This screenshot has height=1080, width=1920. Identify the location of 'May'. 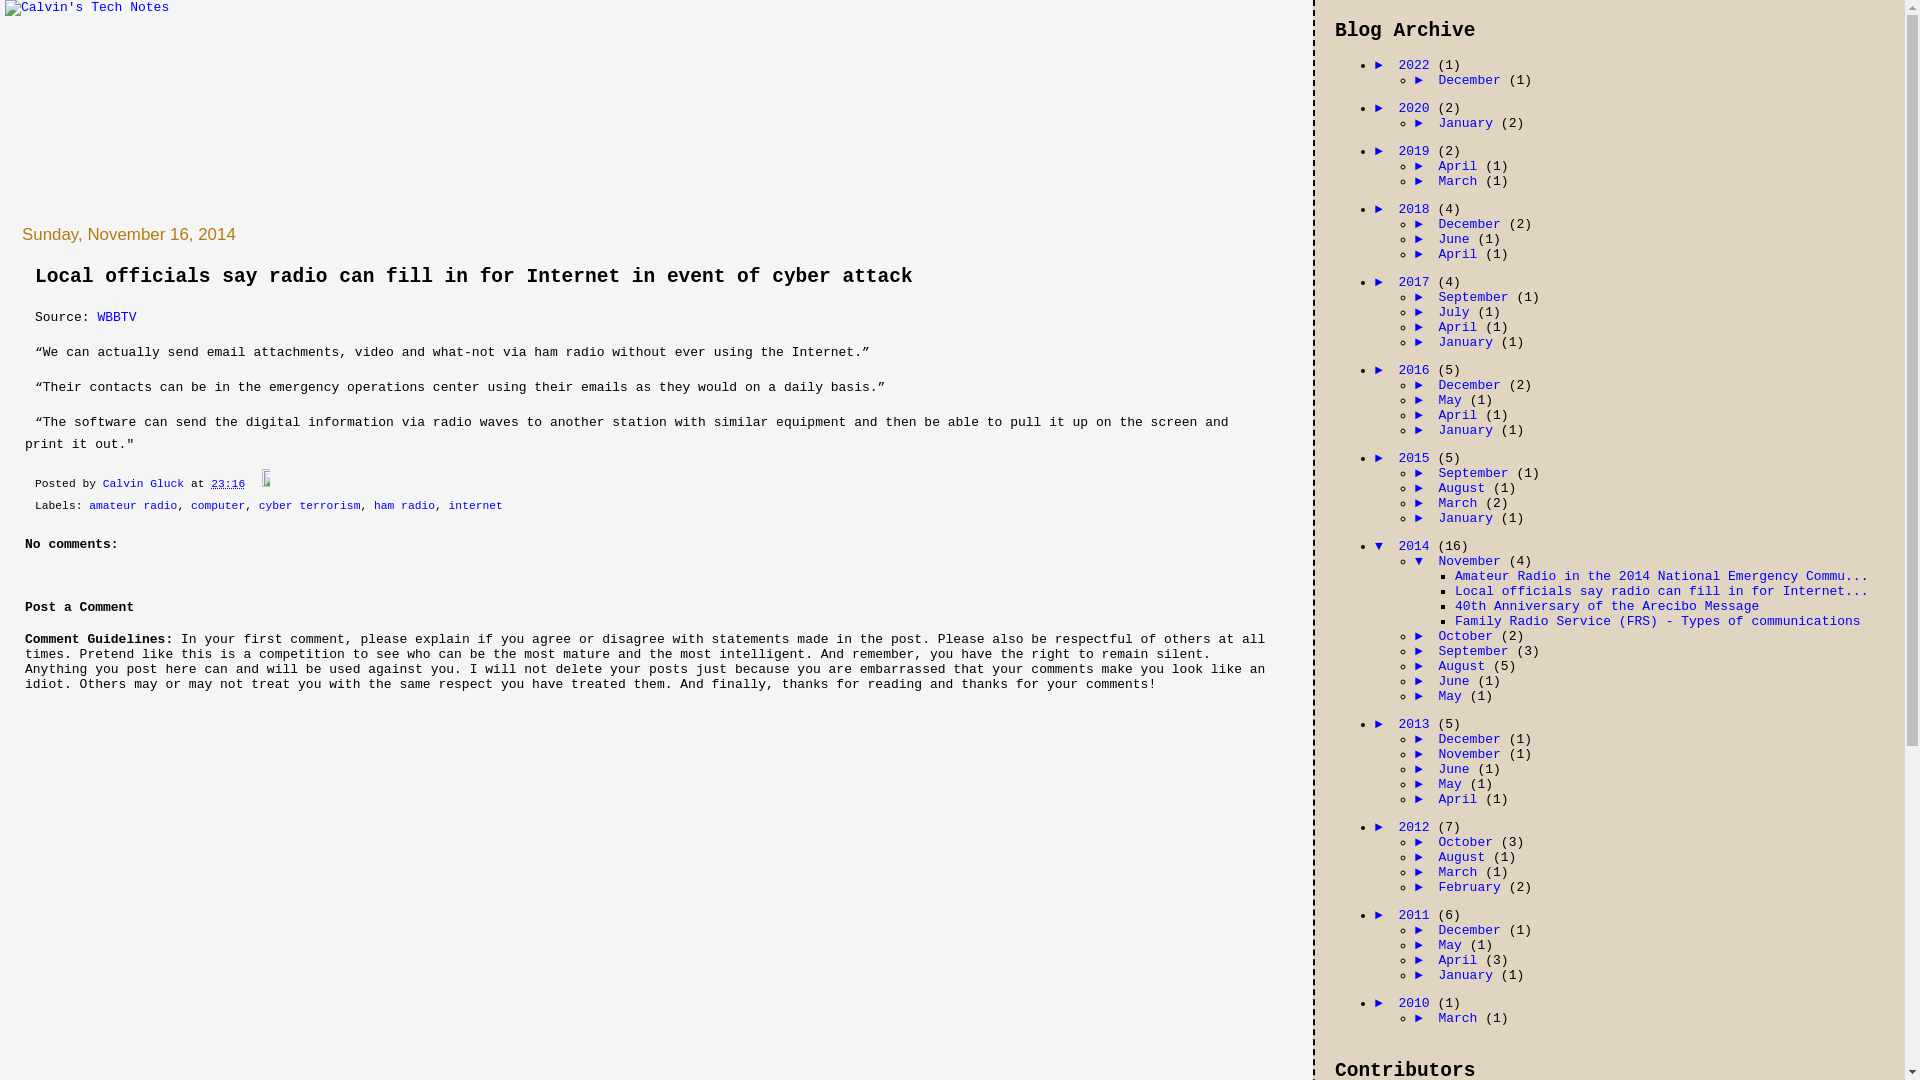
(1453, 400).